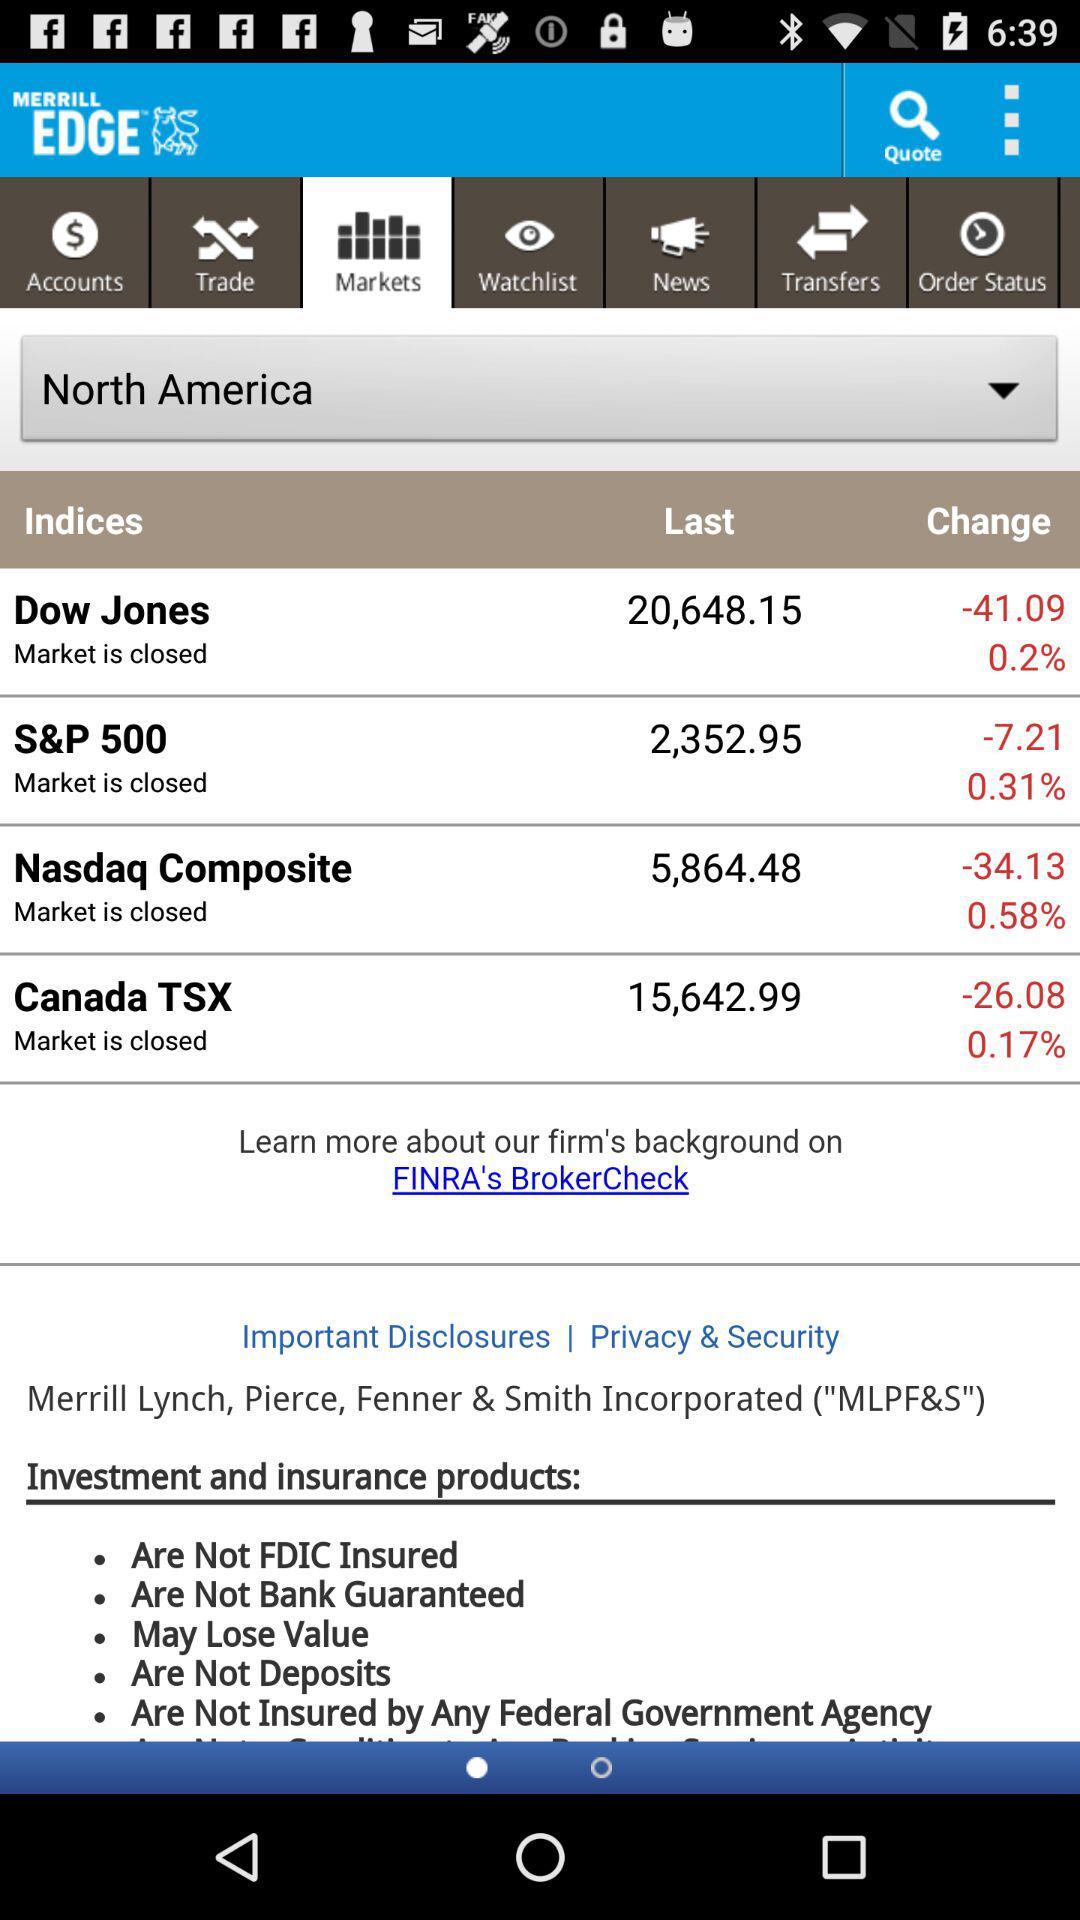 The image size is (1080, 1920). What do you see at coordinates (831, 258) in the screenshot?
I see `the compare icon` at bounding box center [831, 258].